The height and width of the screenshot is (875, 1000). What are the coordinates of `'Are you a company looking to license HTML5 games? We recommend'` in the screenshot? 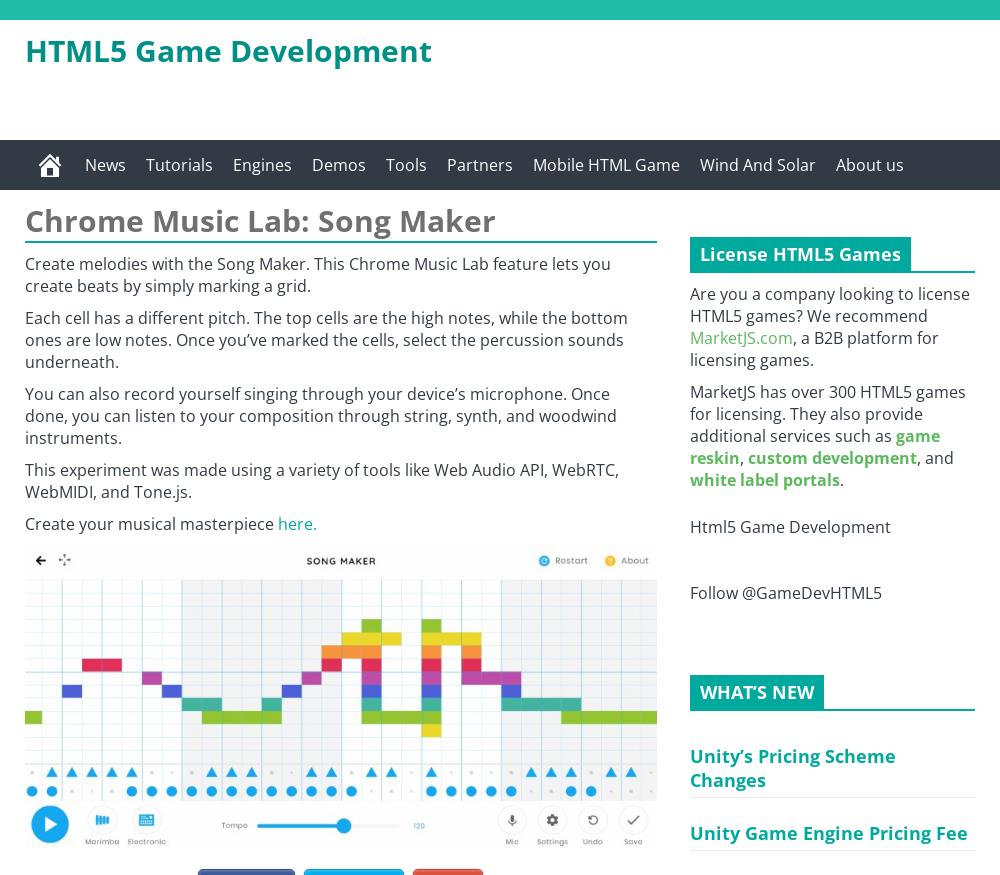 It's located at (829, 304).